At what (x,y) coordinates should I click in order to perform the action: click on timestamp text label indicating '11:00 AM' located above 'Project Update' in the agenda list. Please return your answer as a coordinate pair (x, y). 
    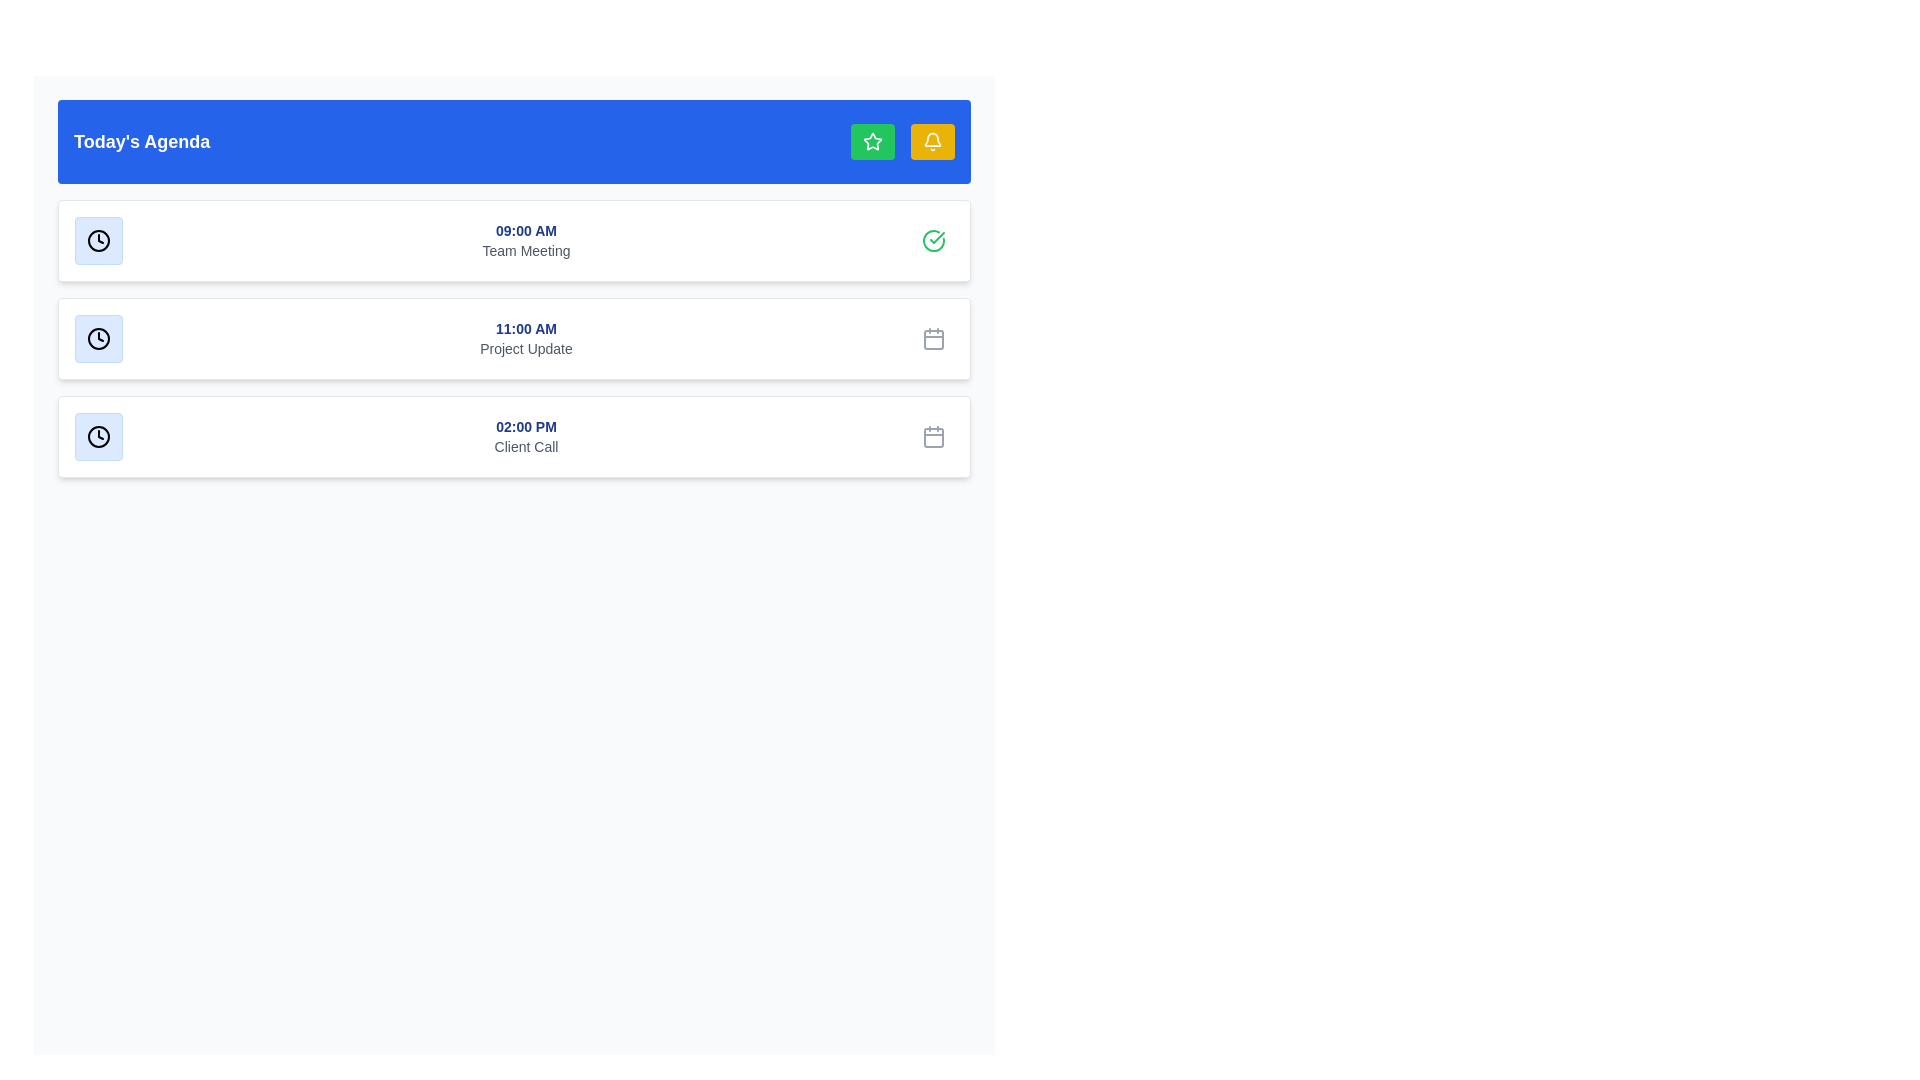
    Looking at the image, I should click on (526, 327).